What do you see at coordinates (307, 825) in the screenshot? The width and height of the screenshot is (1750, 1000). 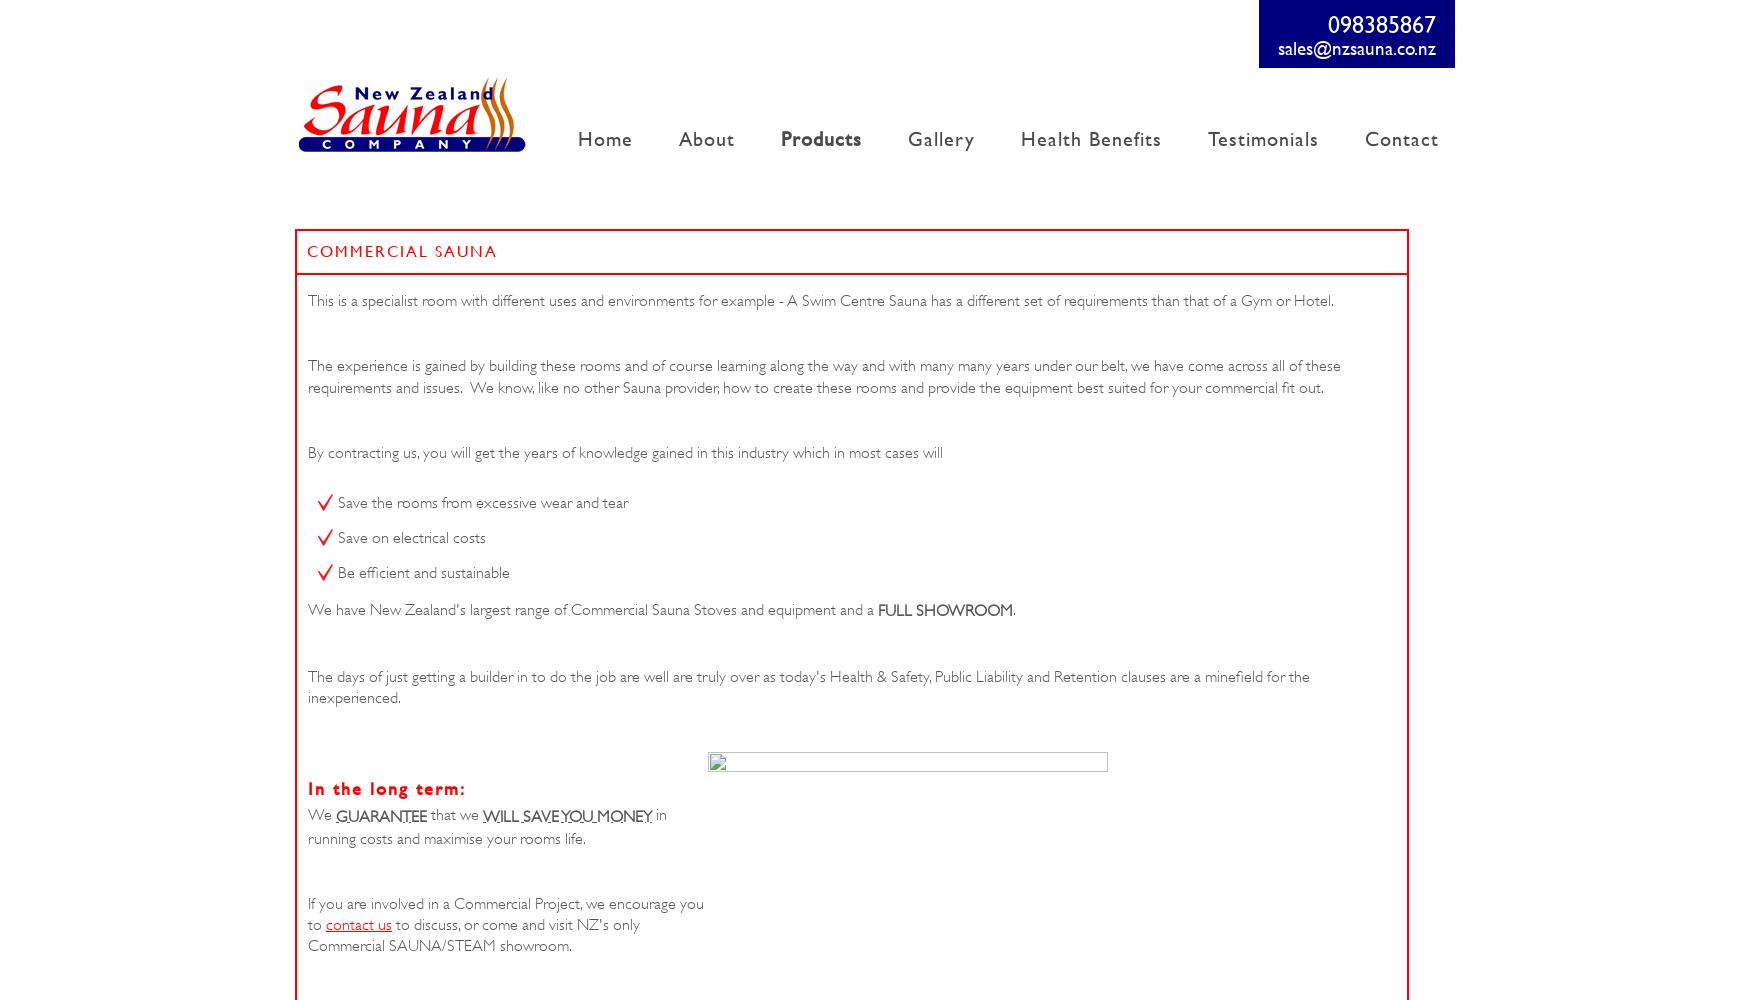 I see `'in running costs and maximise your rooms life.'` at bounding box center [307, 825].